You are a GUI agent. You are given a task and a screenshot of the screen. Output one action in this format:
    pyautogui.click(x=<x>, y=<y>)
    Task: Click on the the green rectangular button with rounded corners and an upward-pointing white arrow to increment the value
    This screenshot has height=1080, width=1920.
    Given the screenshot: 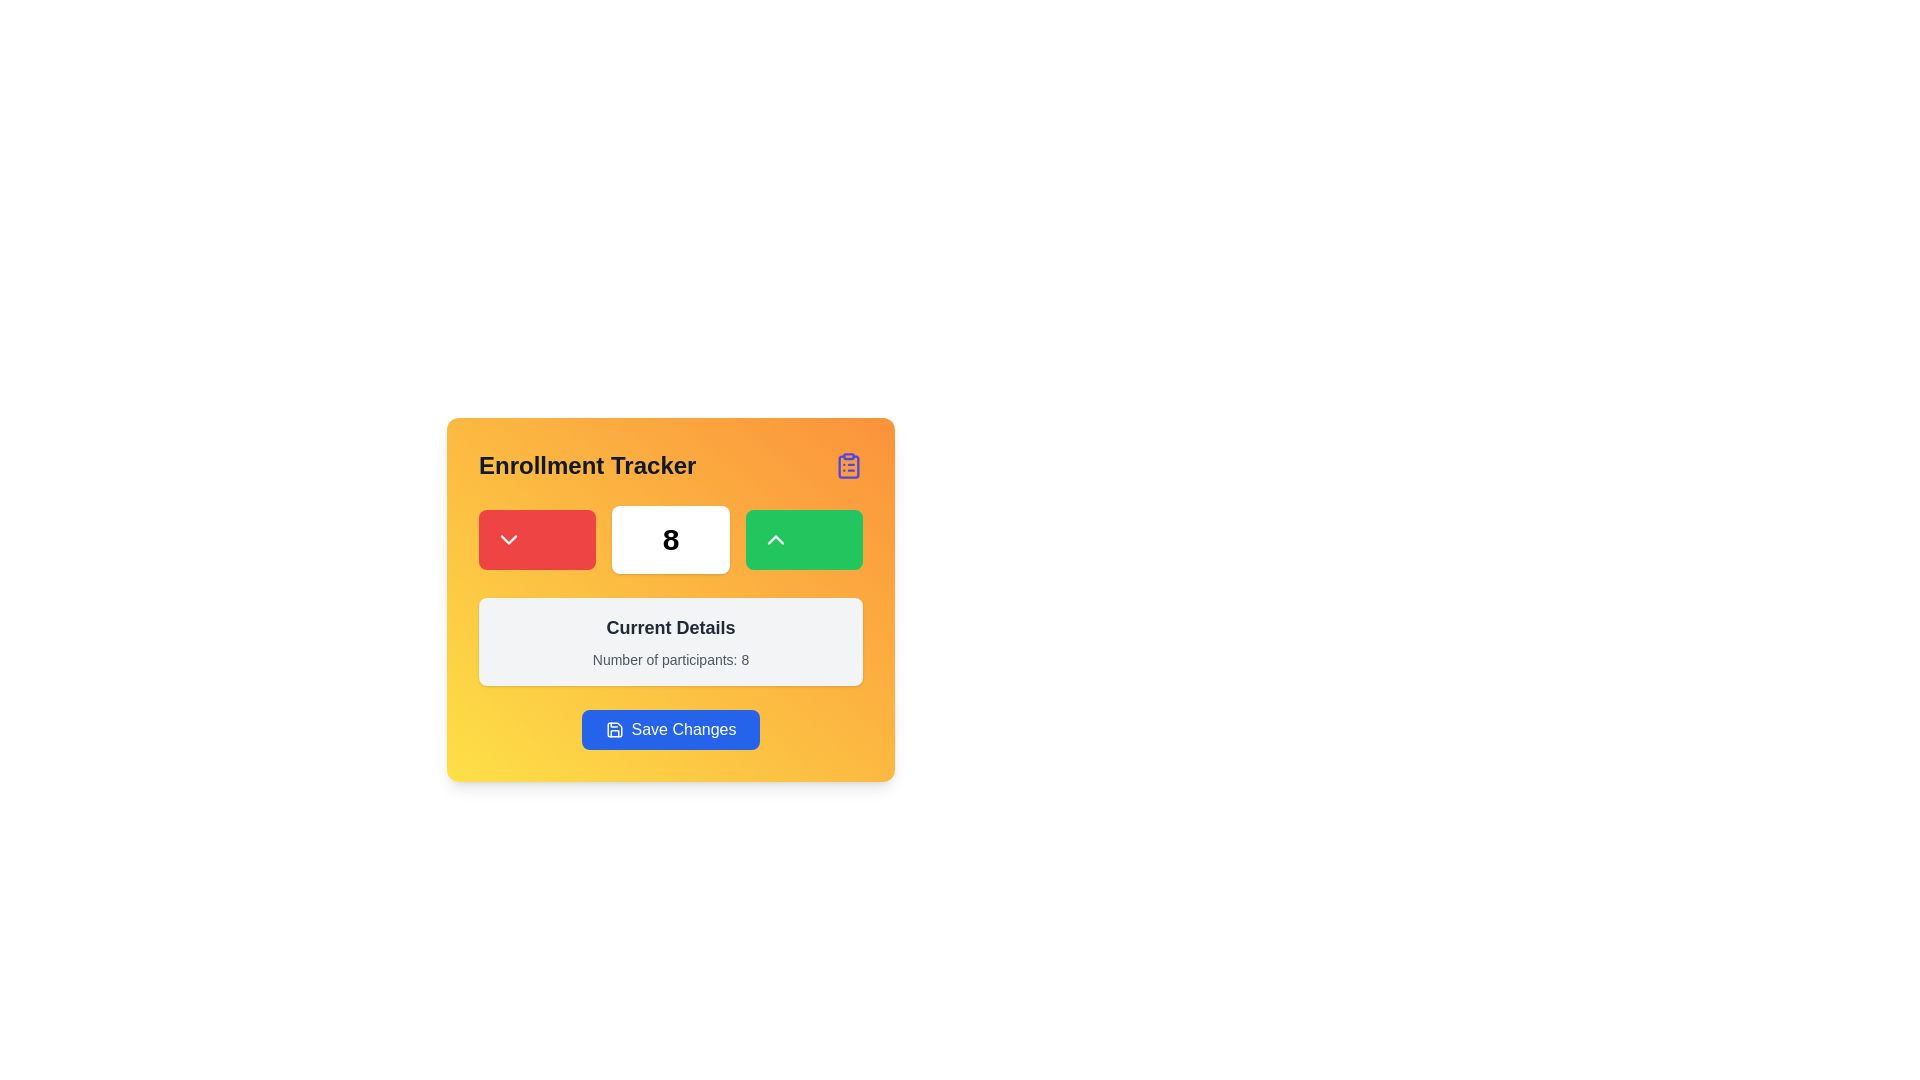 What is the action you would take?
    pyautogui.click(x=804, y=540)
    